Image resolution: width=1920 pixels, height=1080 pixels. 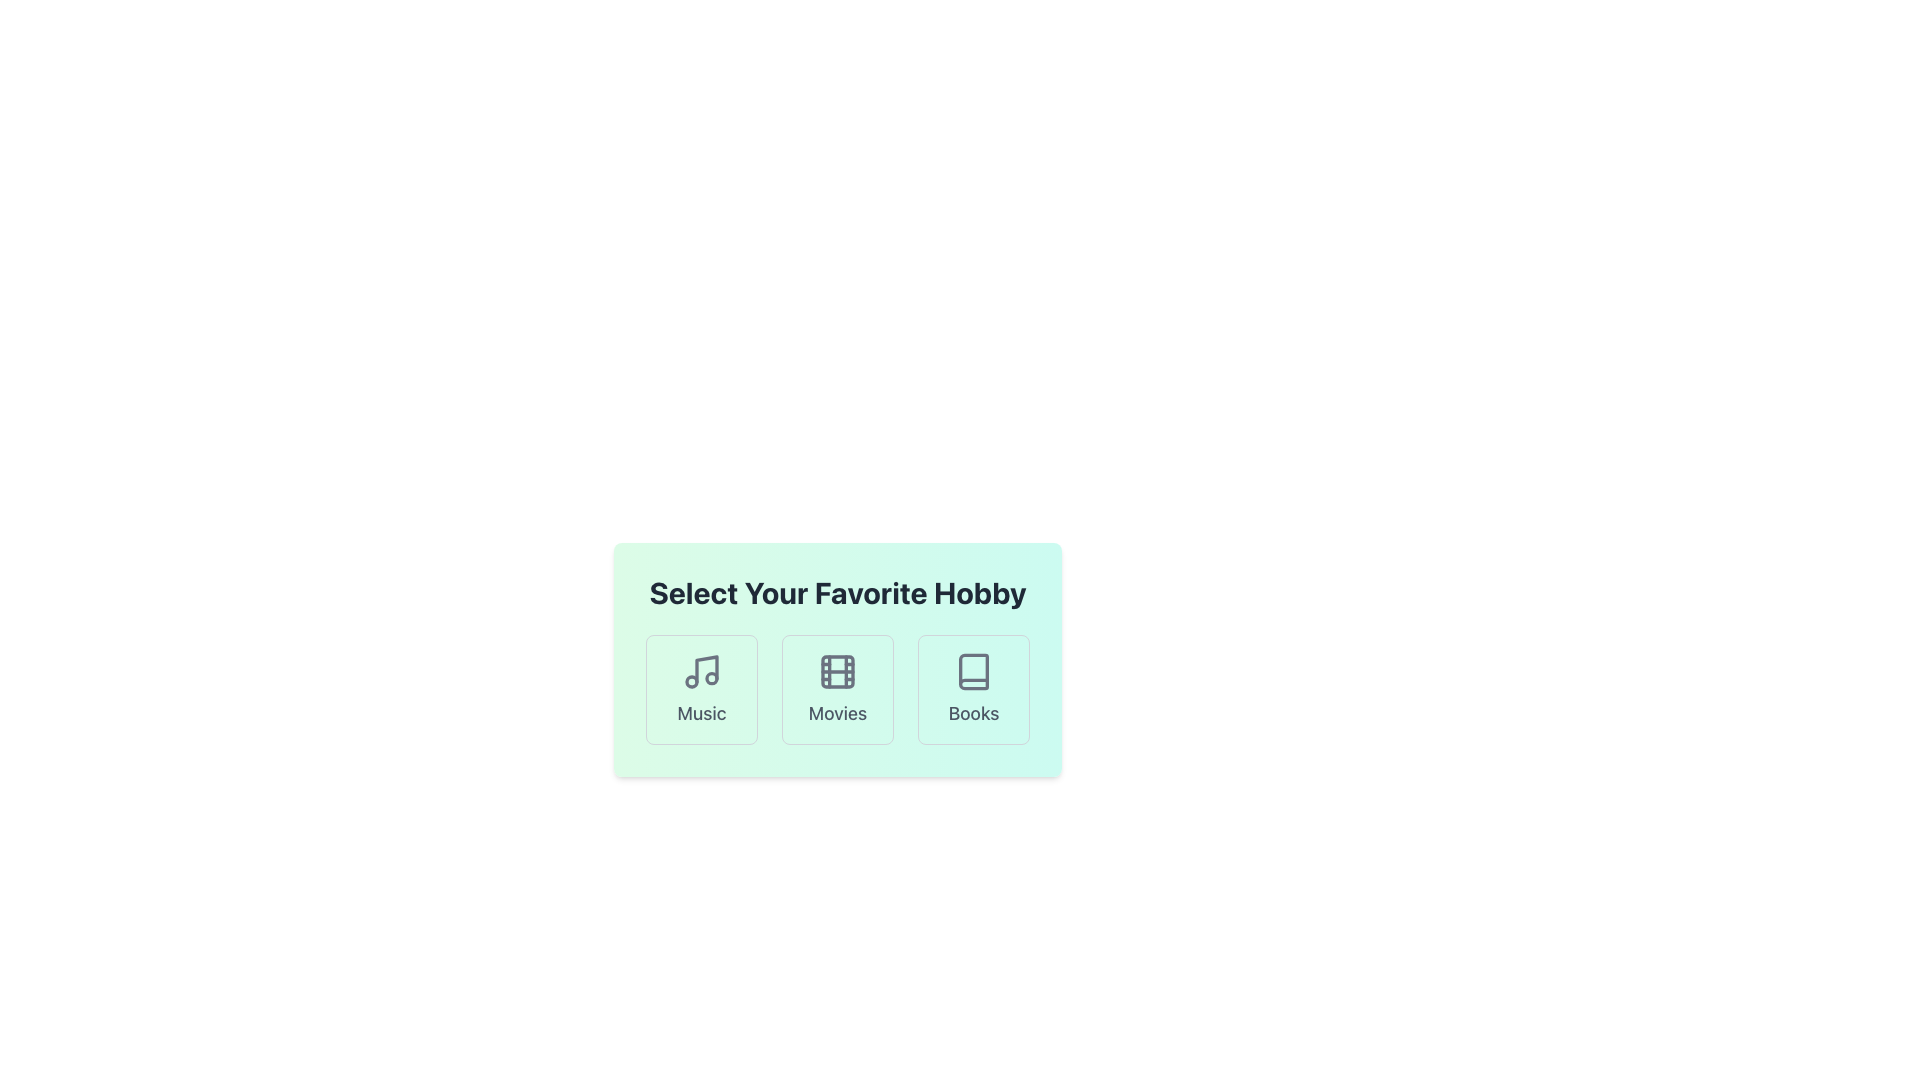 I want to click on the 'Books' text label, which is a medium-sized gray font indicating the selection option in the 'Select Your Favorite Hobby' section, so click(x=974, y=712).